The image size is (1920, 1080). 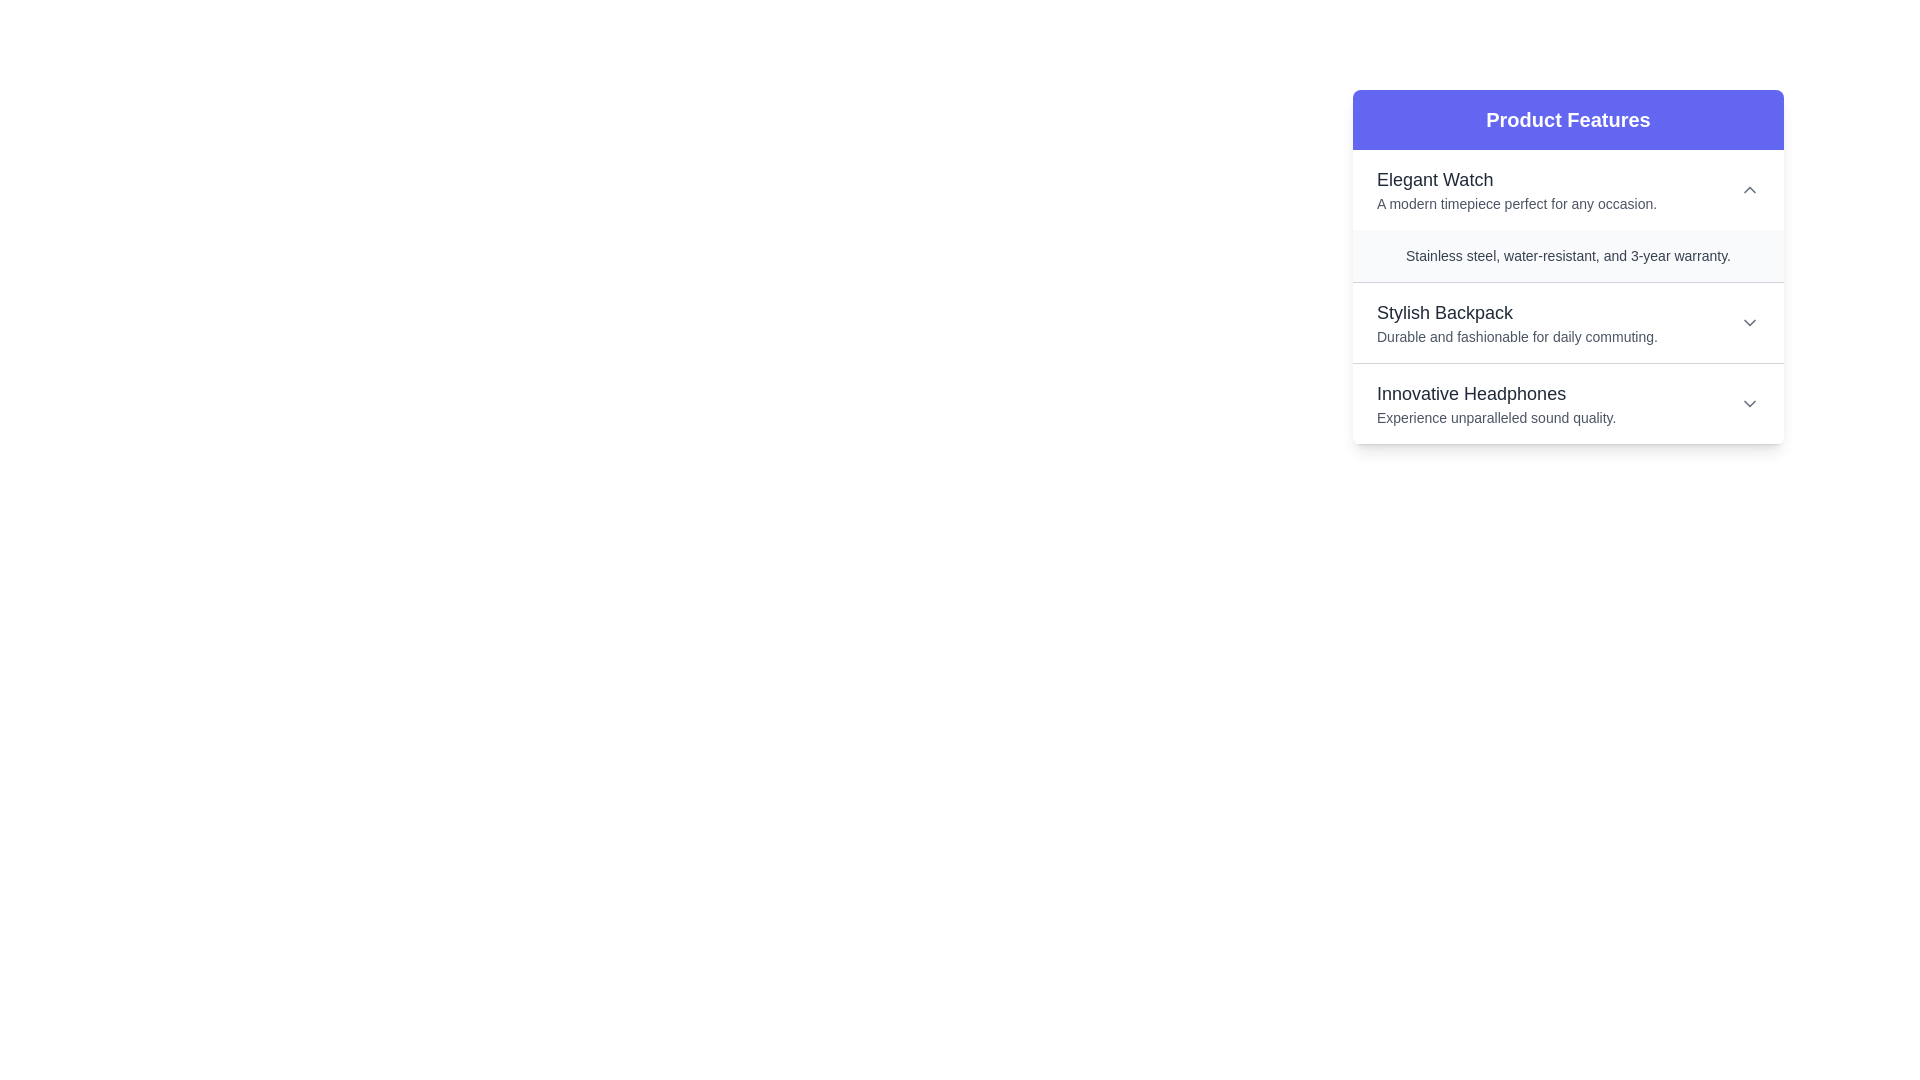 What do you see at coordinates (1567, 322) in the screenshot?
I see `the Interactive List Item located in the middle of the 'Product Features' section, positioned between 'Elegant Watch' and 'Innovative Headphones', for further actions` at bounding box center [1567, 322].